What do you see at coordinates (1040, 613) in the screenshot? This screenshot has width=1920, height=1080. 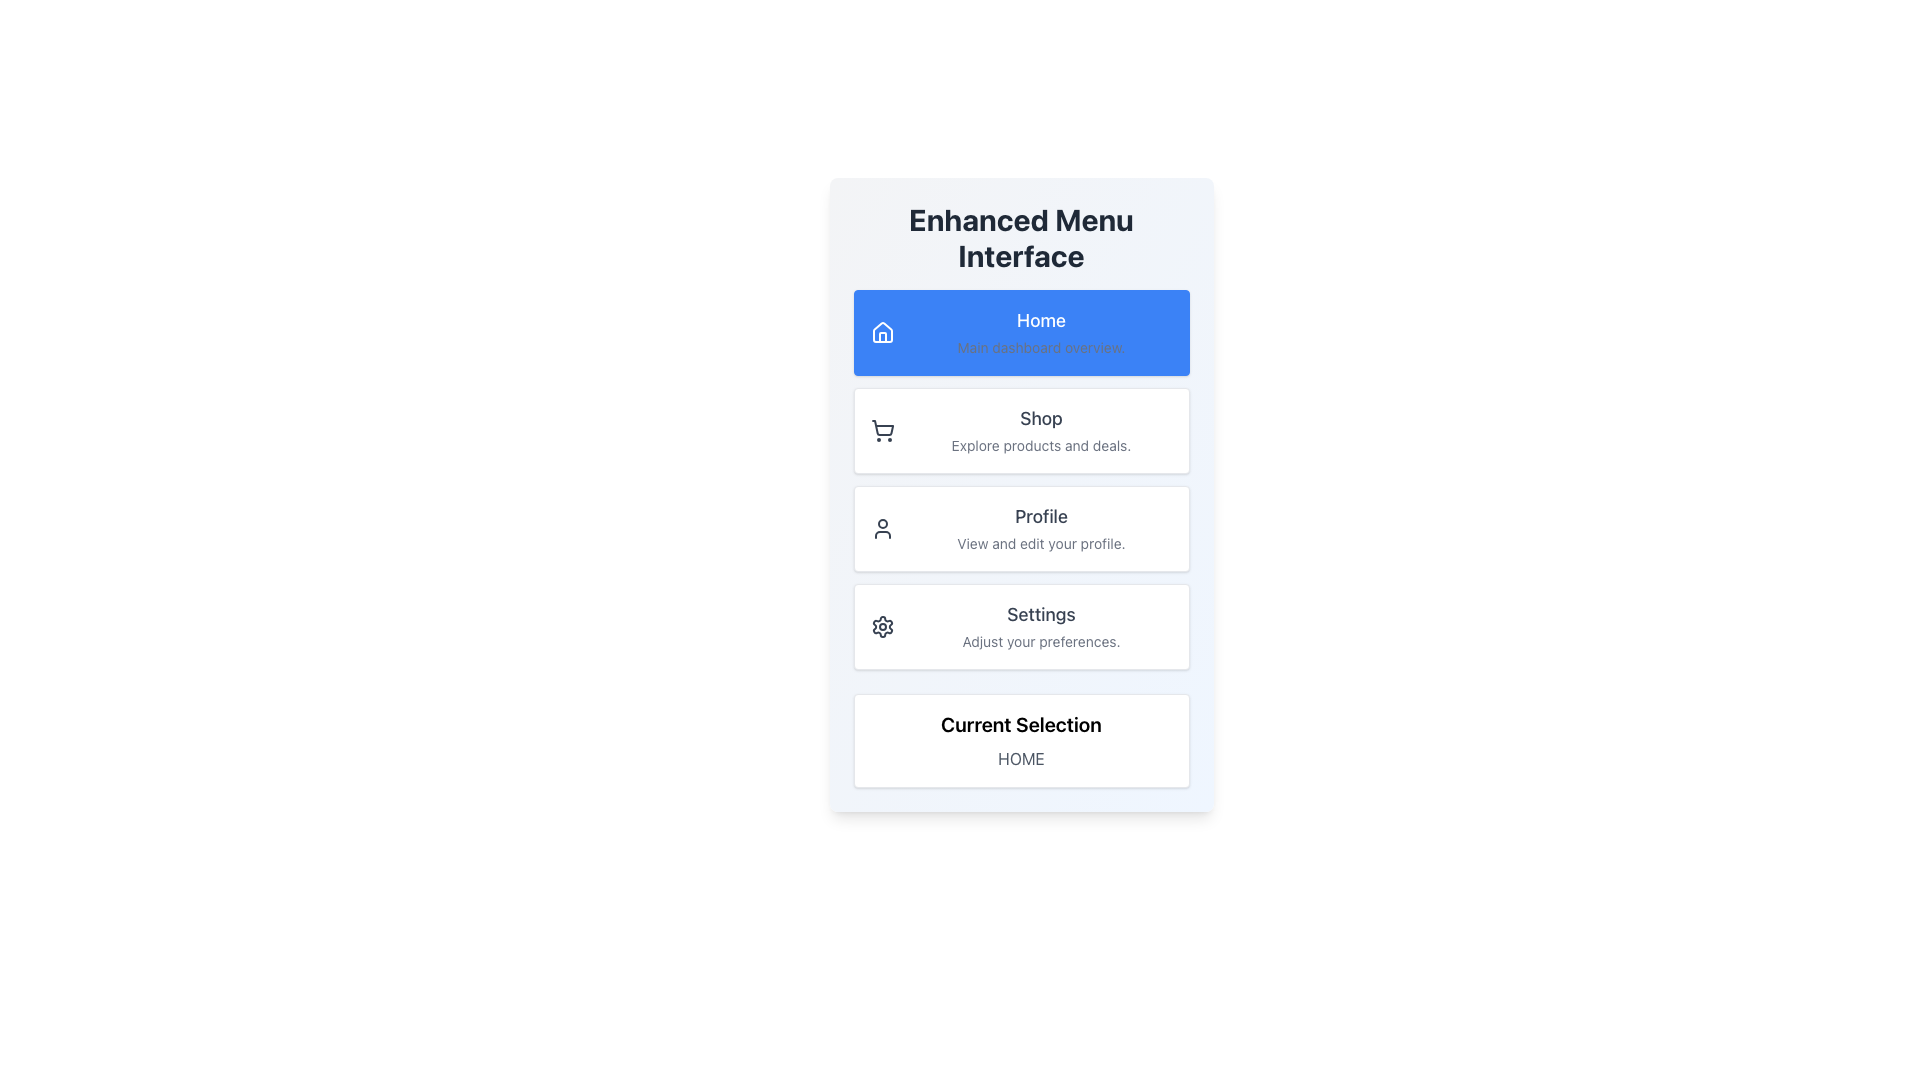 I see `the static text label that serves as a heading for the 'Settings' menu section, located at the center of the fourth section in the vertically stacked menu` at bounding box center [1040, 613].